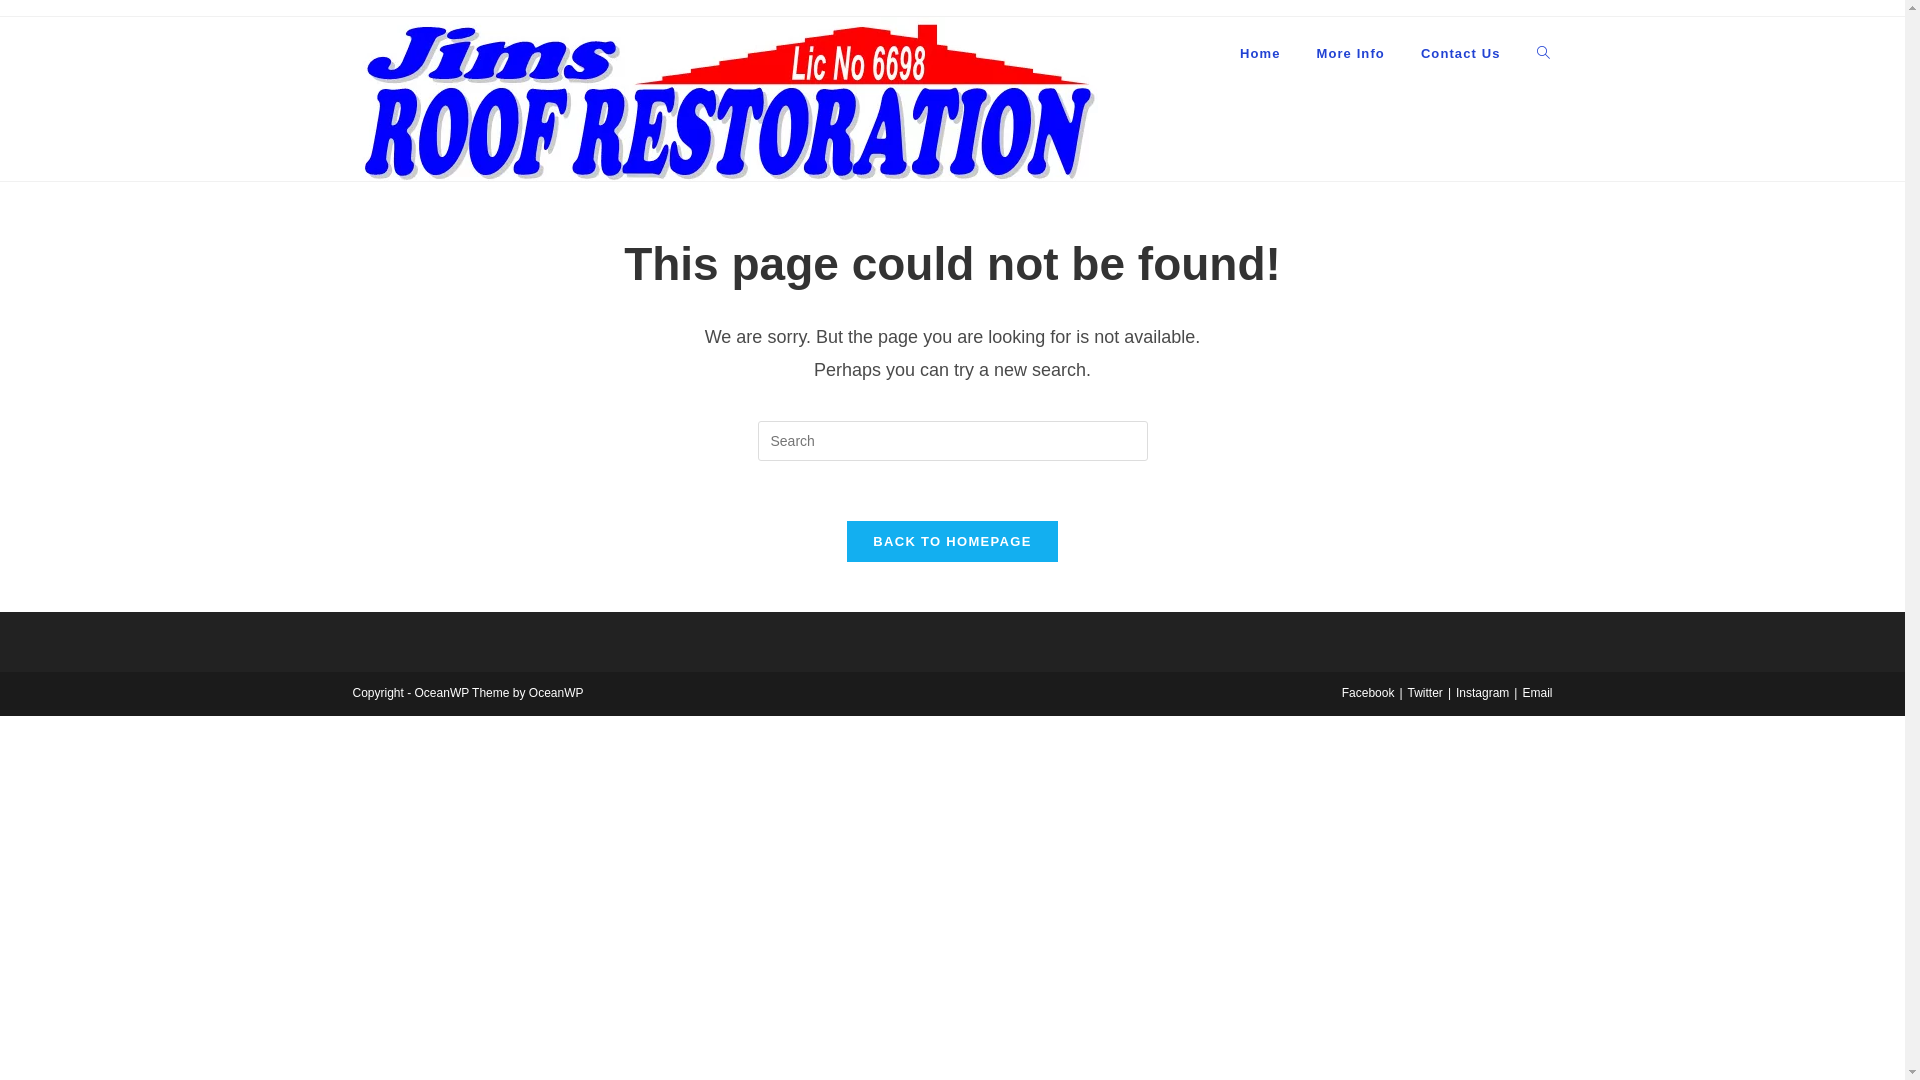  What do you see at coordinates (1517, 53) in the screenshot?
I see `'Toggle website search'` at bounding box center [1517, 53].